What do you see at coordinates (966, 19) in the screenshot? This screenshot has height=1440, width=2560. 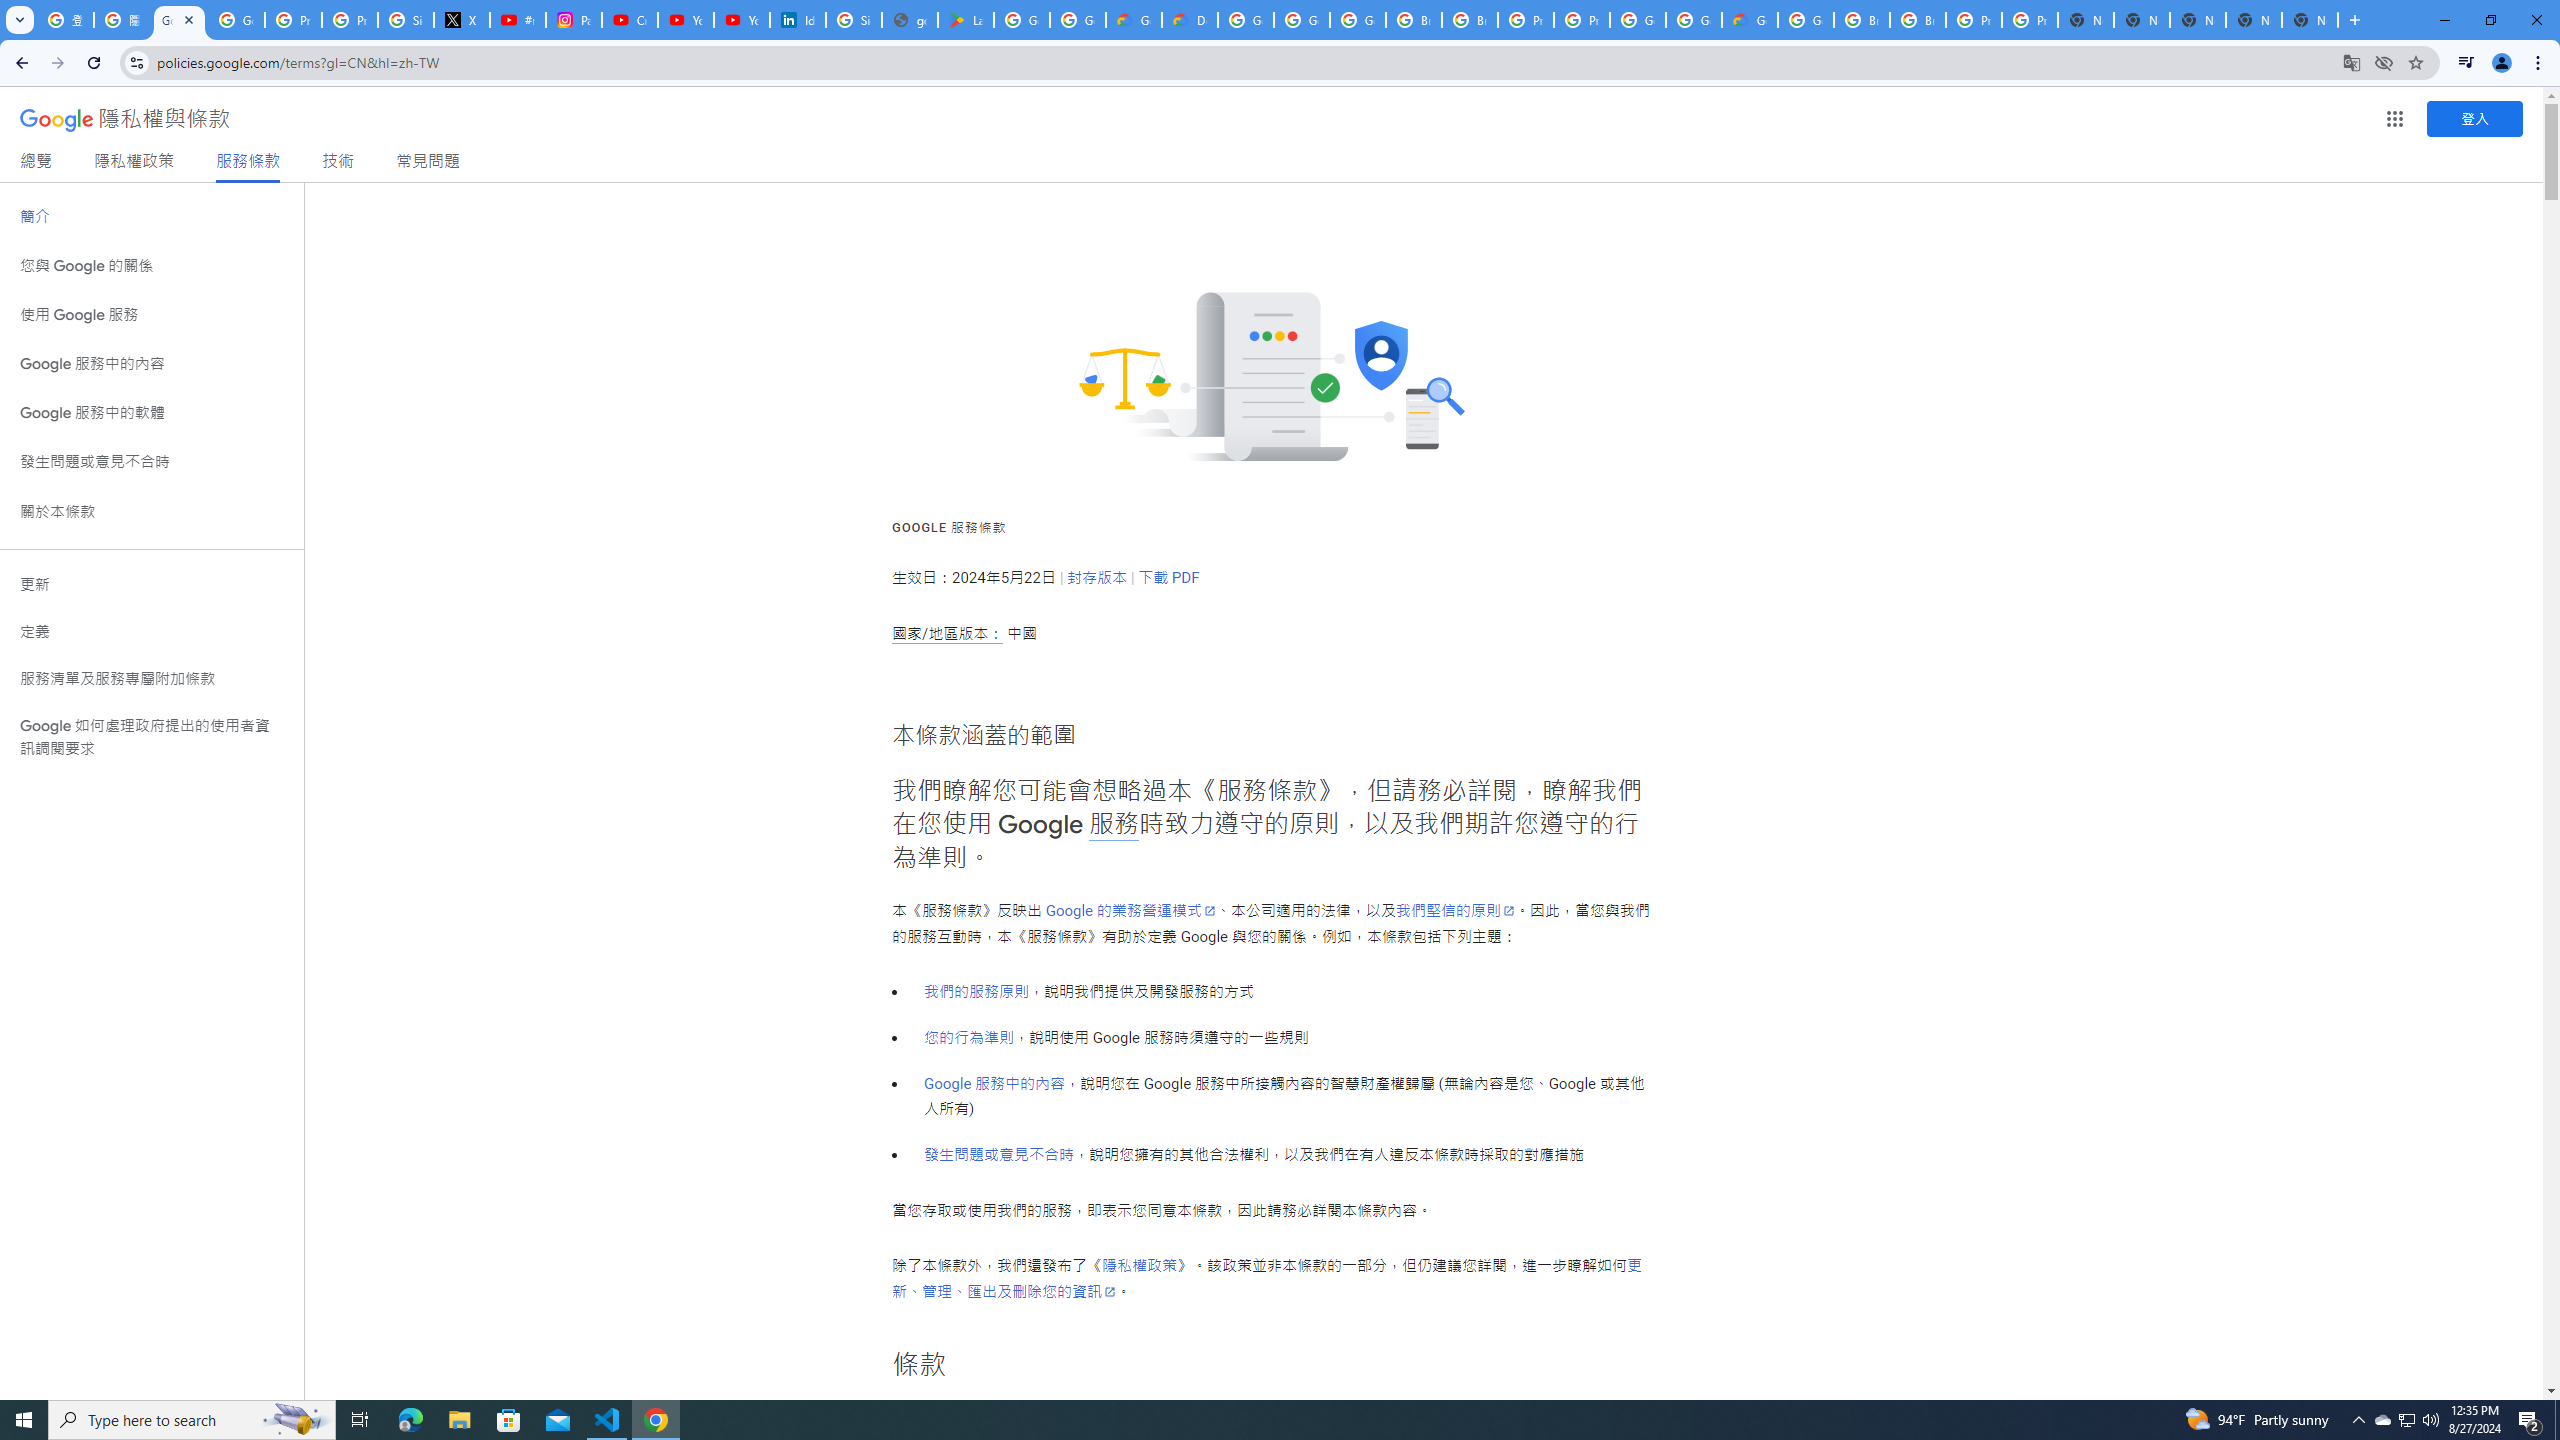 I see `'Last Shelter: Survival - Apps on Google Play'` at bounding box center [966, 19].